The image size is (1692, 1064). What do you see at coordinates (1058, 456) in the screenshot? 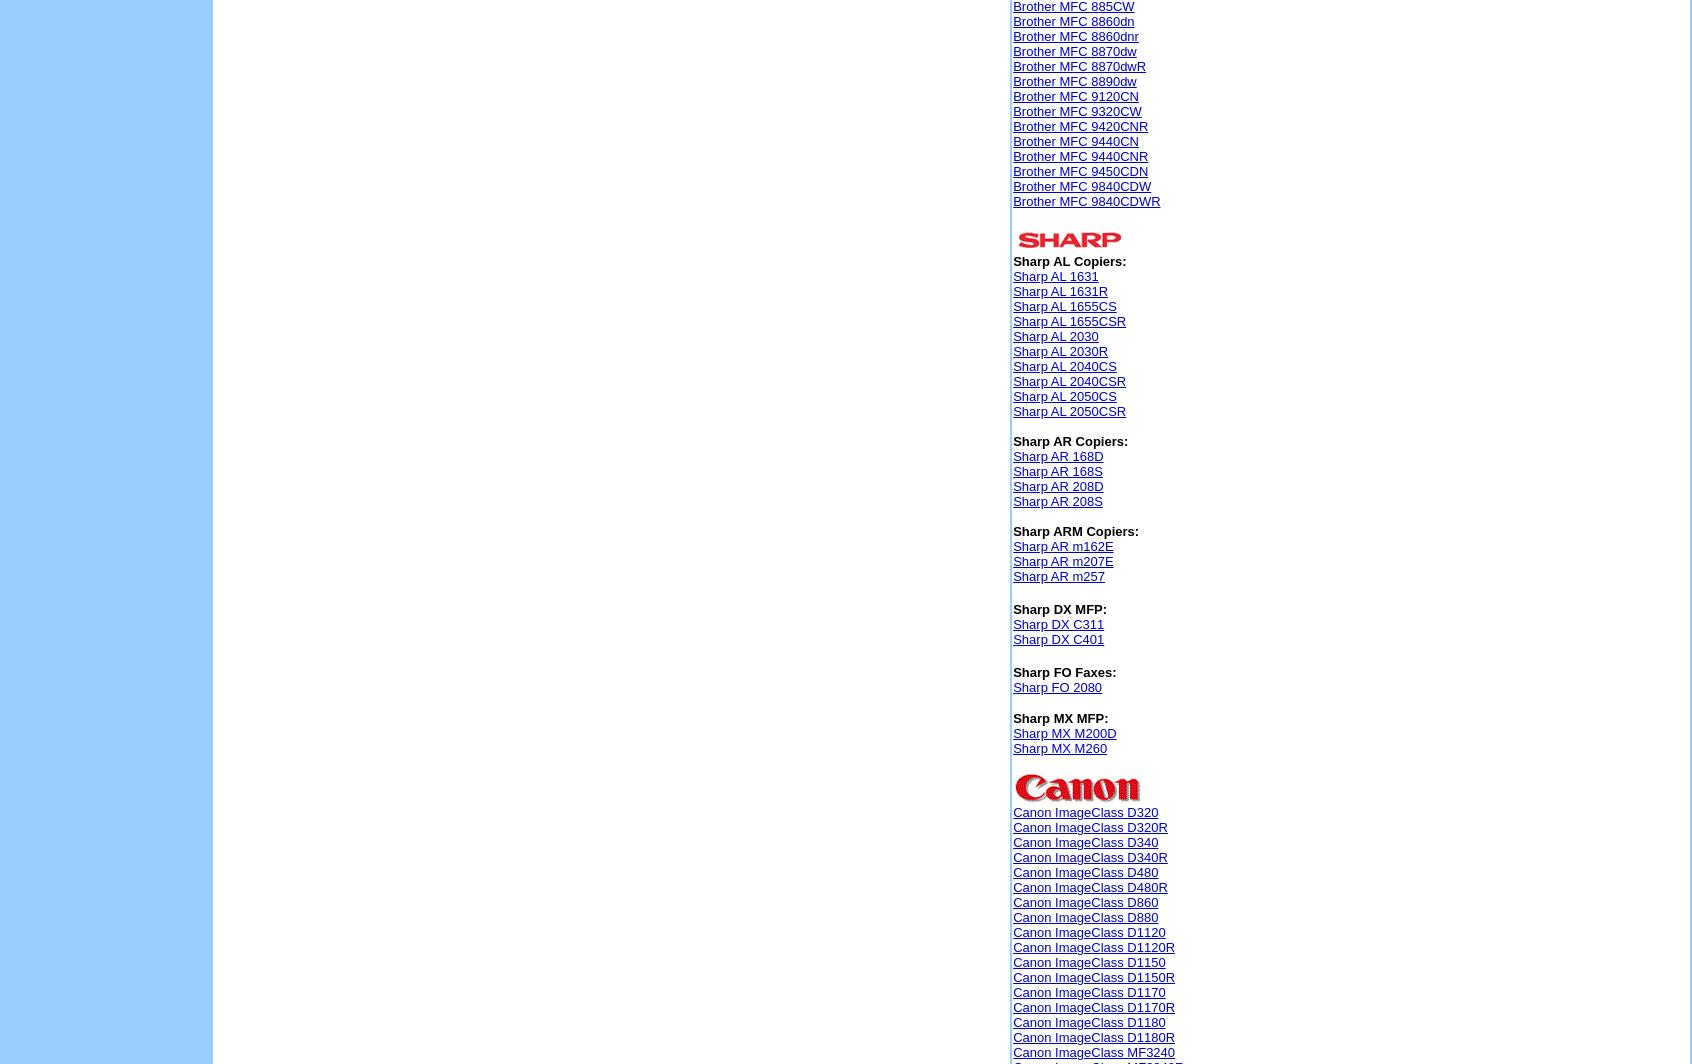
I see `'Sharp AR 168D'` at bounding box center [1058, 456].